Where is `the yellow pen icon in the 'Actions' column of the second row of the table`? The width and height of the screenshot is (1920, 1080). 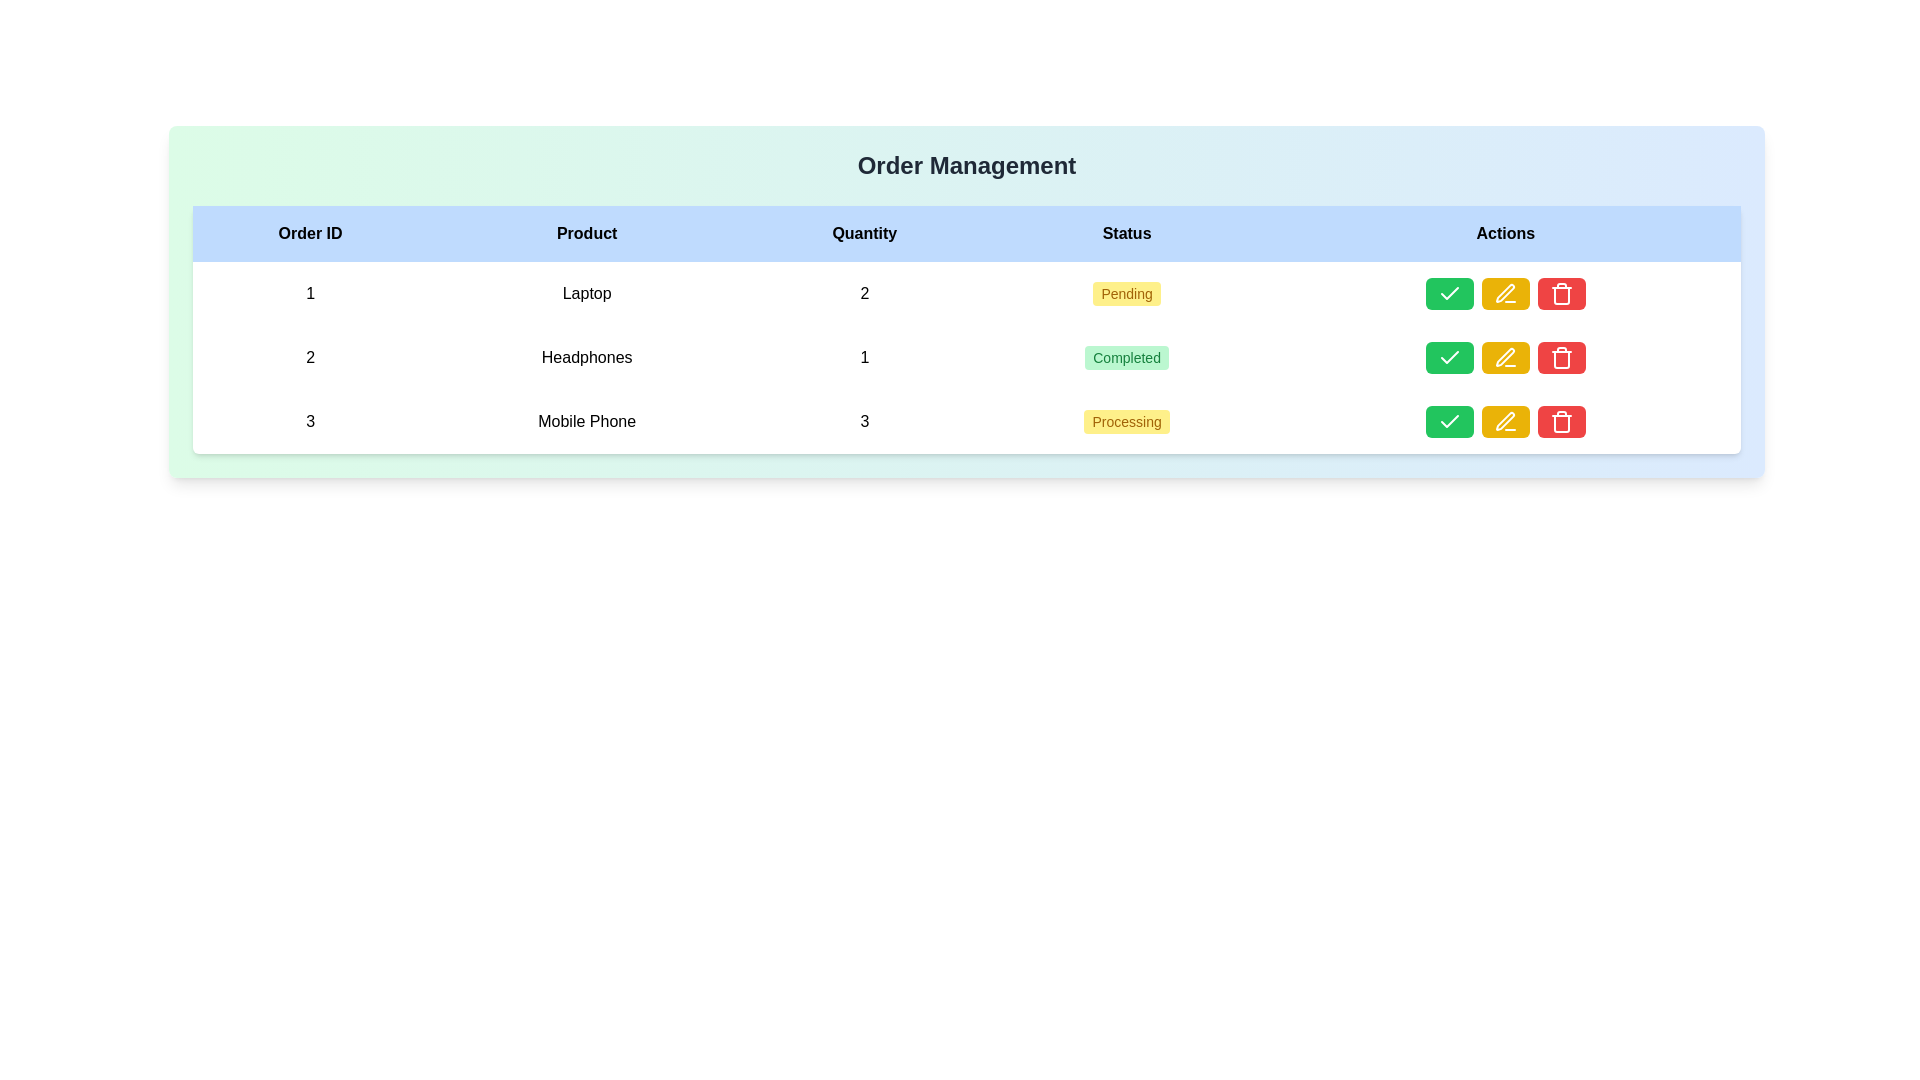
the yellow pen icon in the 'Actions' column of the second row of the table is located at coordinates (1505, 356).